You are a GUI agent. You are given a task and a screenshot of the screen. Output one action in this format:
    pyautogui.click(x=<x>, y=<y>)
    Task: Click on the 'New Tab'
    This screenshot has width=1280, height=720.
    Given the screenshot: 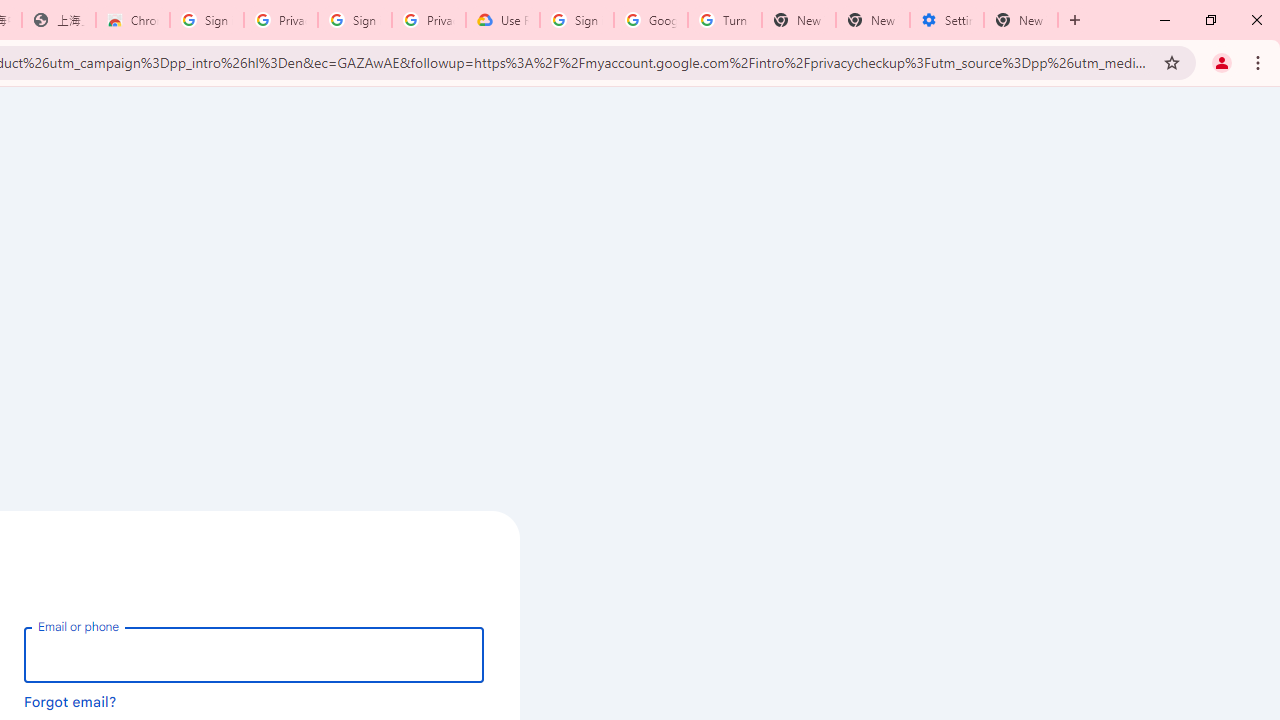 What is the action you would take?
    pyautogui.click(x=1021, y=20)
    